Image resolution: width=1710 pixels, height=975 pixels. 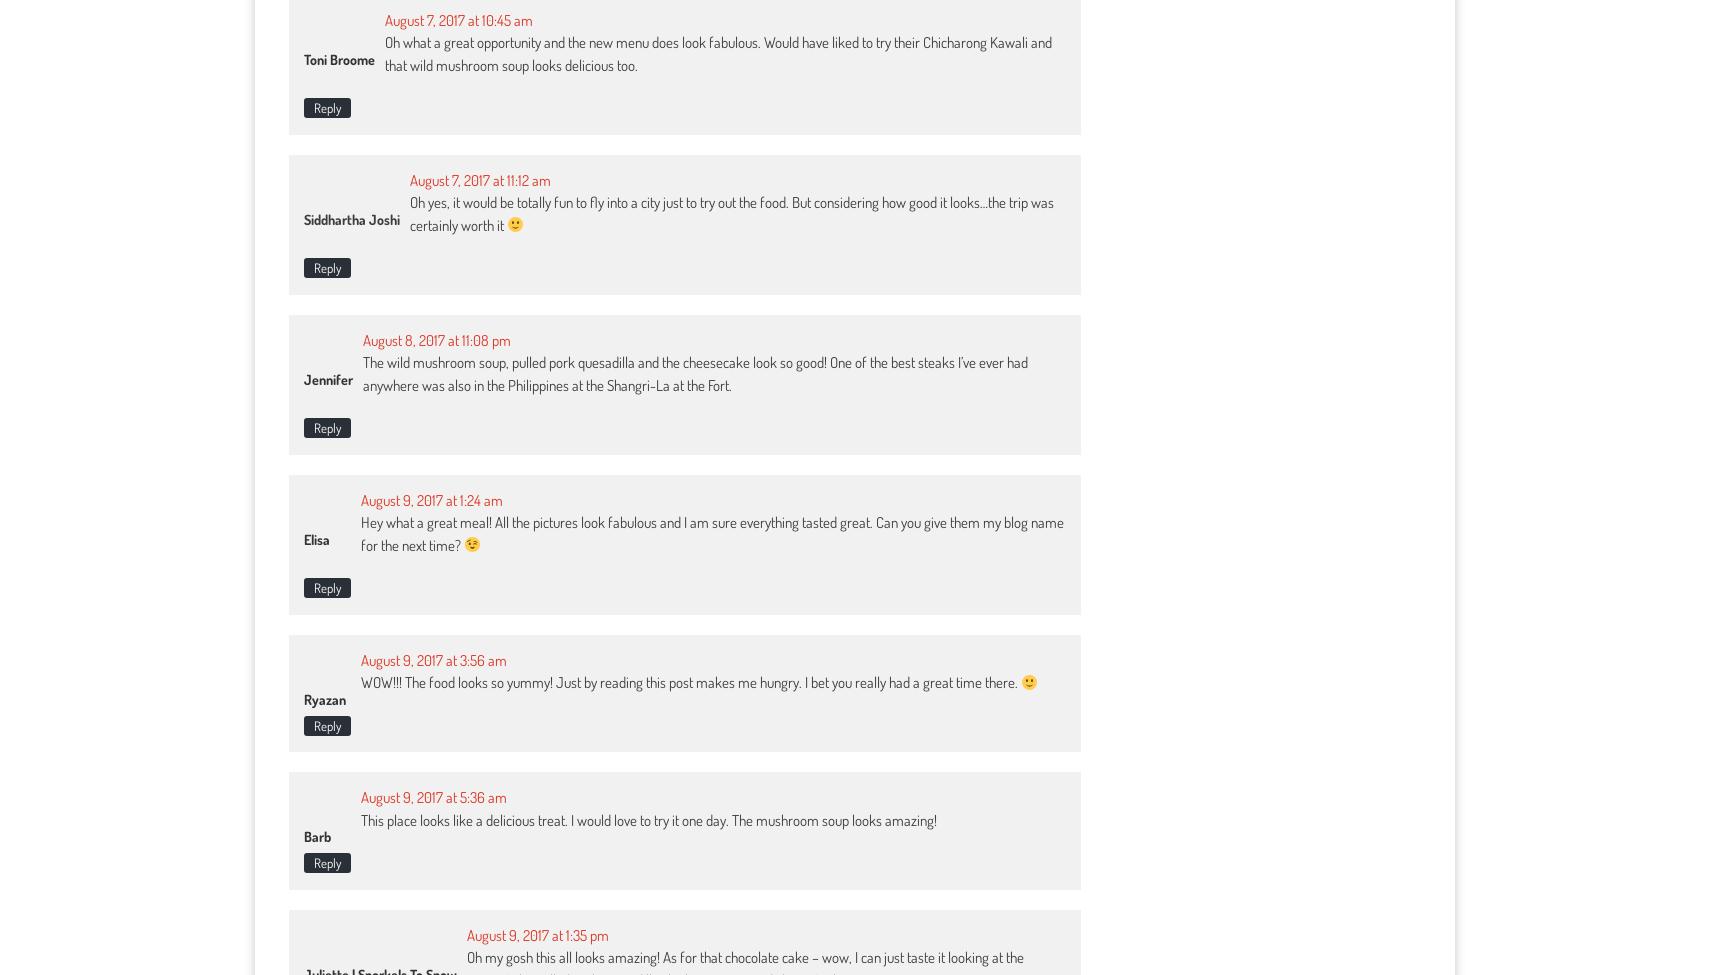 I want to click on 'Jennifer', so click(x=303, y=377).